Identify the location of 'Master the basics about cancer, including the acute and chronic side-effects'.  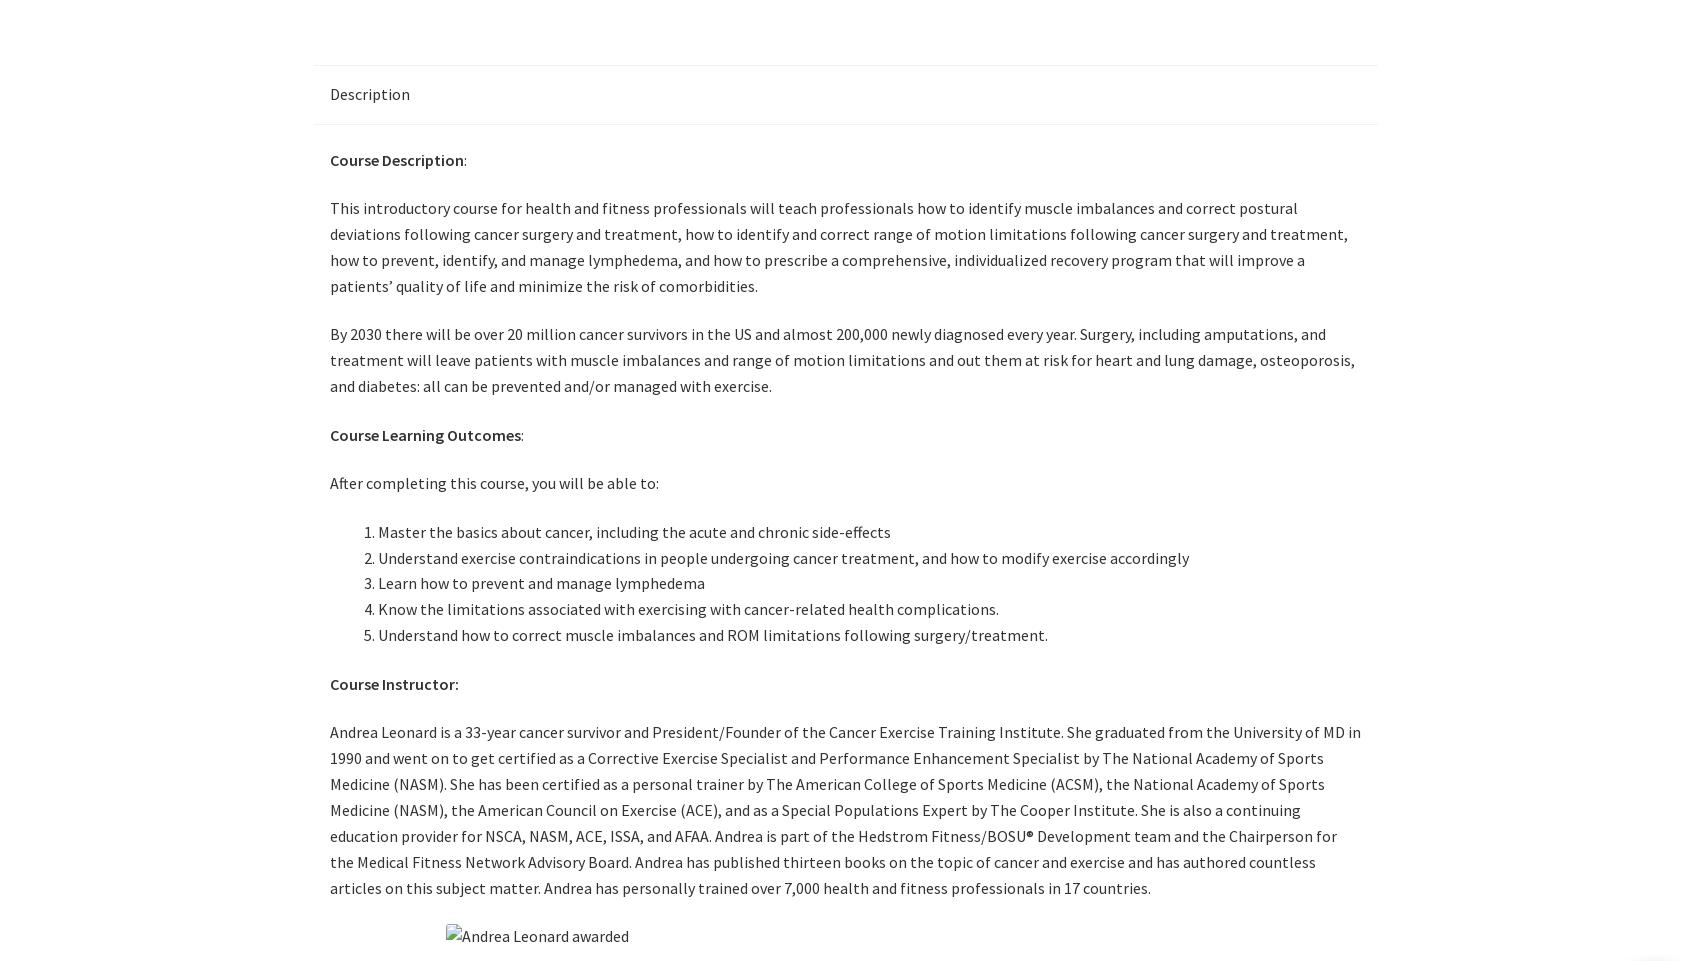
(633, 530).